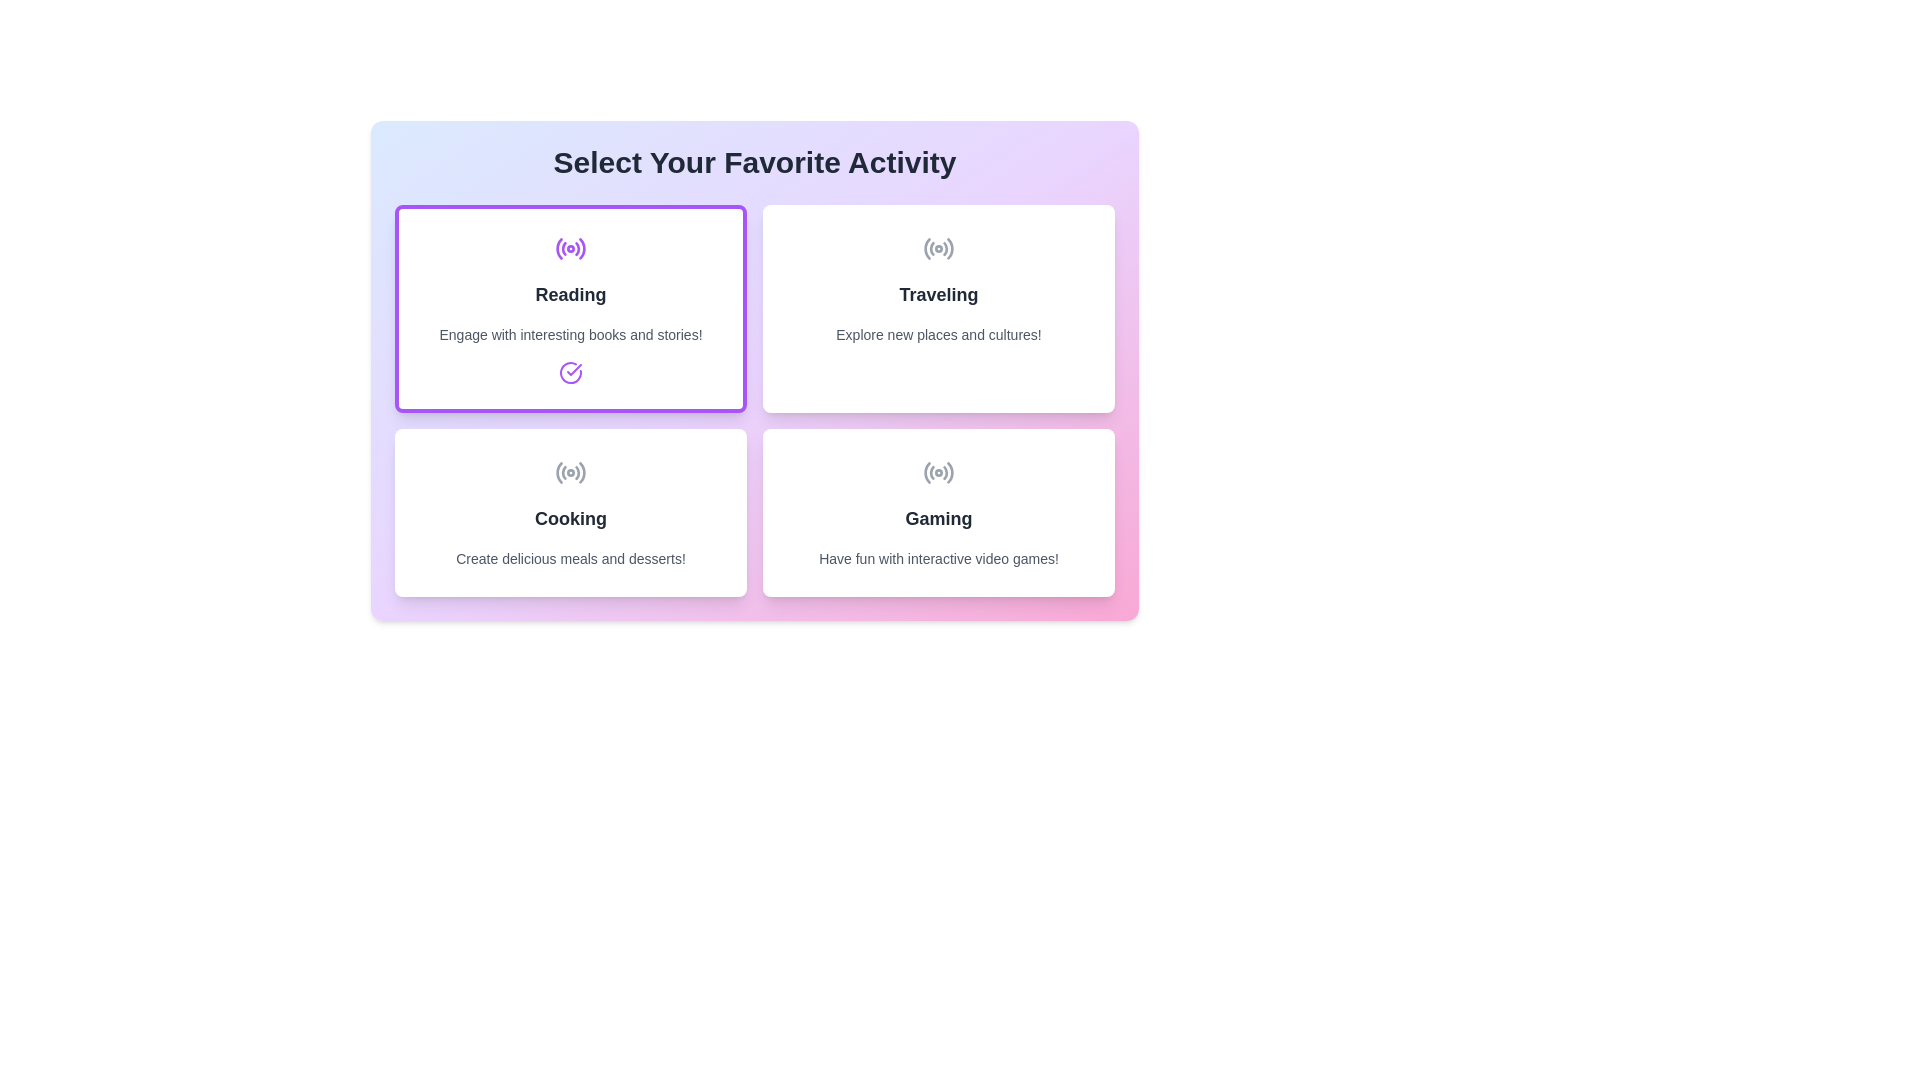 Image resolution: width=1920 pixels, height=1080 pixels. What do you see at coordinates (938, 334) in the screenshot?
I see `the text label that says 'Explore new places and cultures!', which is located beneath the title 'Traveling' in the card layout` at bounding box center [938, 334].